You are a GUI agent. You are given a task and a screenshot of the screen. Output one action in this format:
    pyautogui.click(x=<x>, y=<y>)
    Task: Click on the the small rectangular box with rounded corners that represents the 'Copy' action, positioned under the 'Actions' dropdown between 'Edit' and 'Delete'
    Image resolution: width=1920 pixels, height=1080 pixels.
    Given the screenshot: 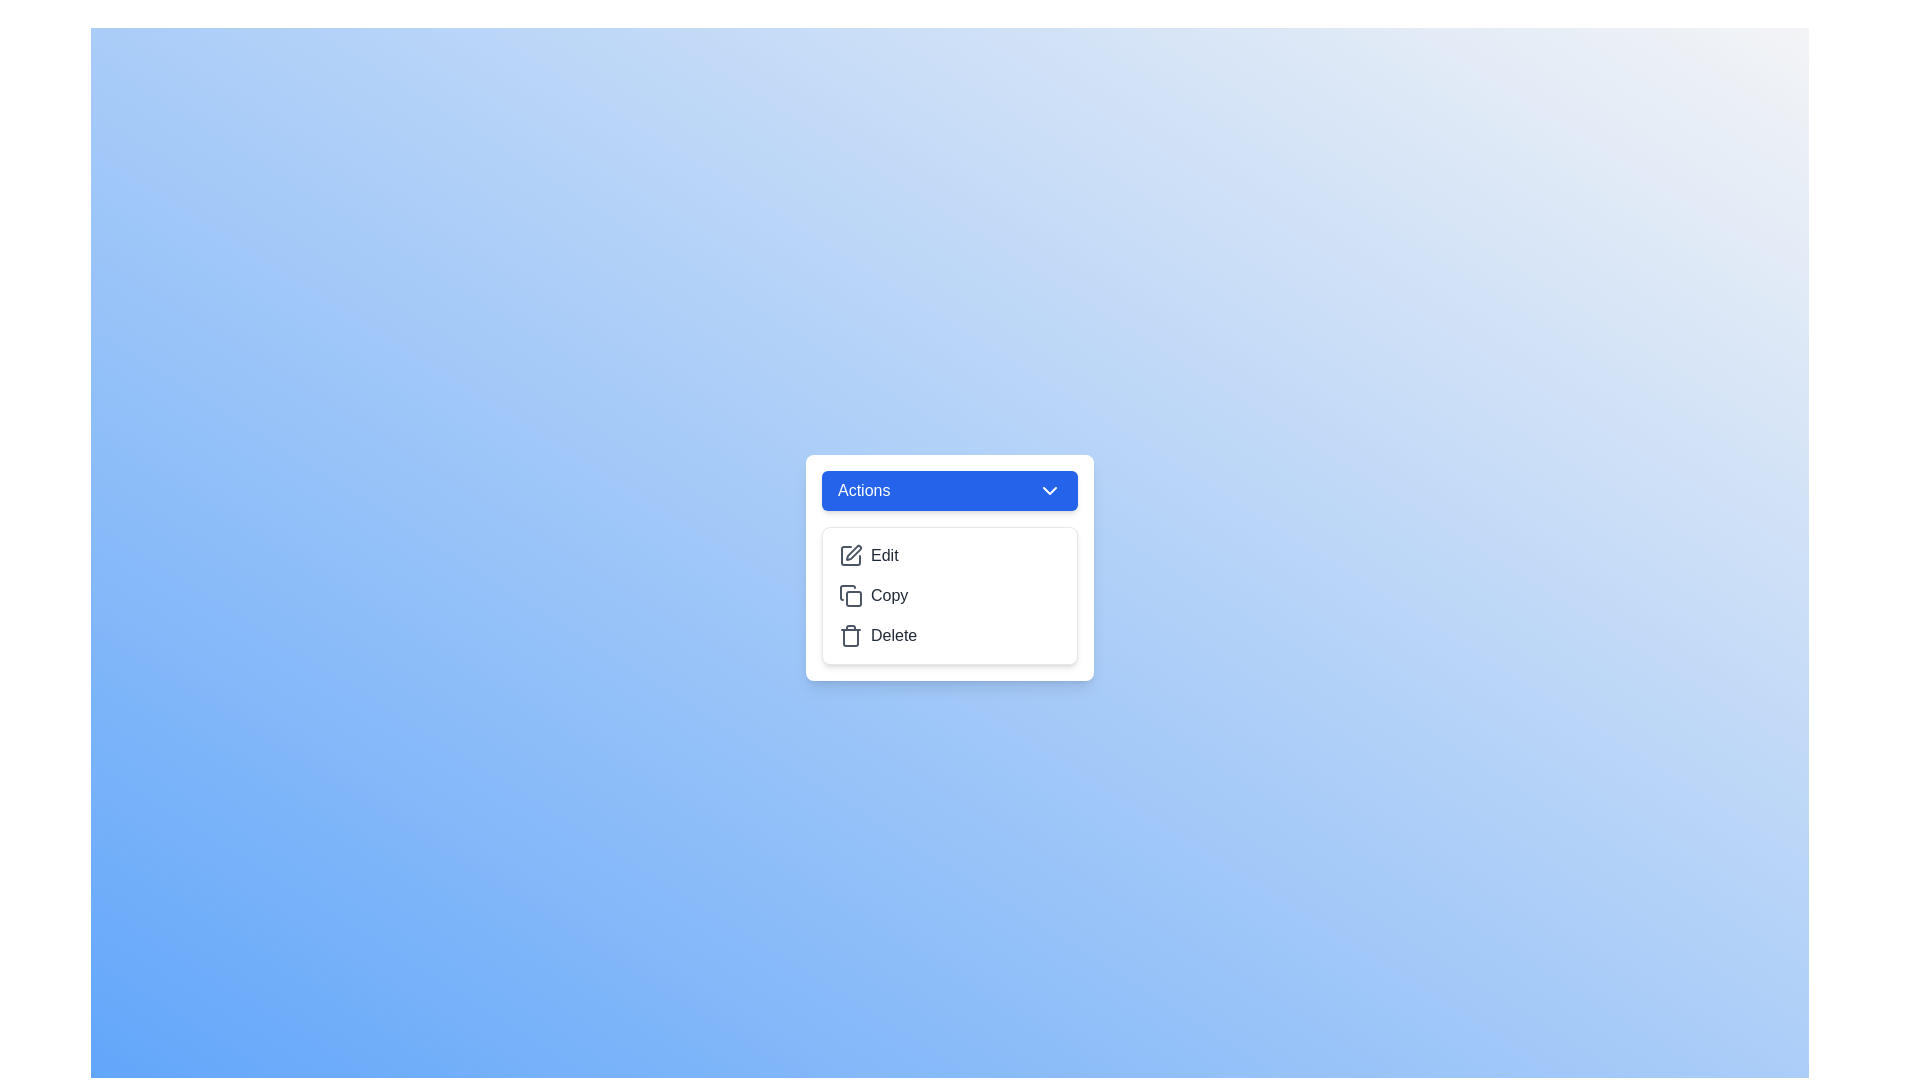 What is the action you would take?
    pyautogui.click(x=854, y=597)
    